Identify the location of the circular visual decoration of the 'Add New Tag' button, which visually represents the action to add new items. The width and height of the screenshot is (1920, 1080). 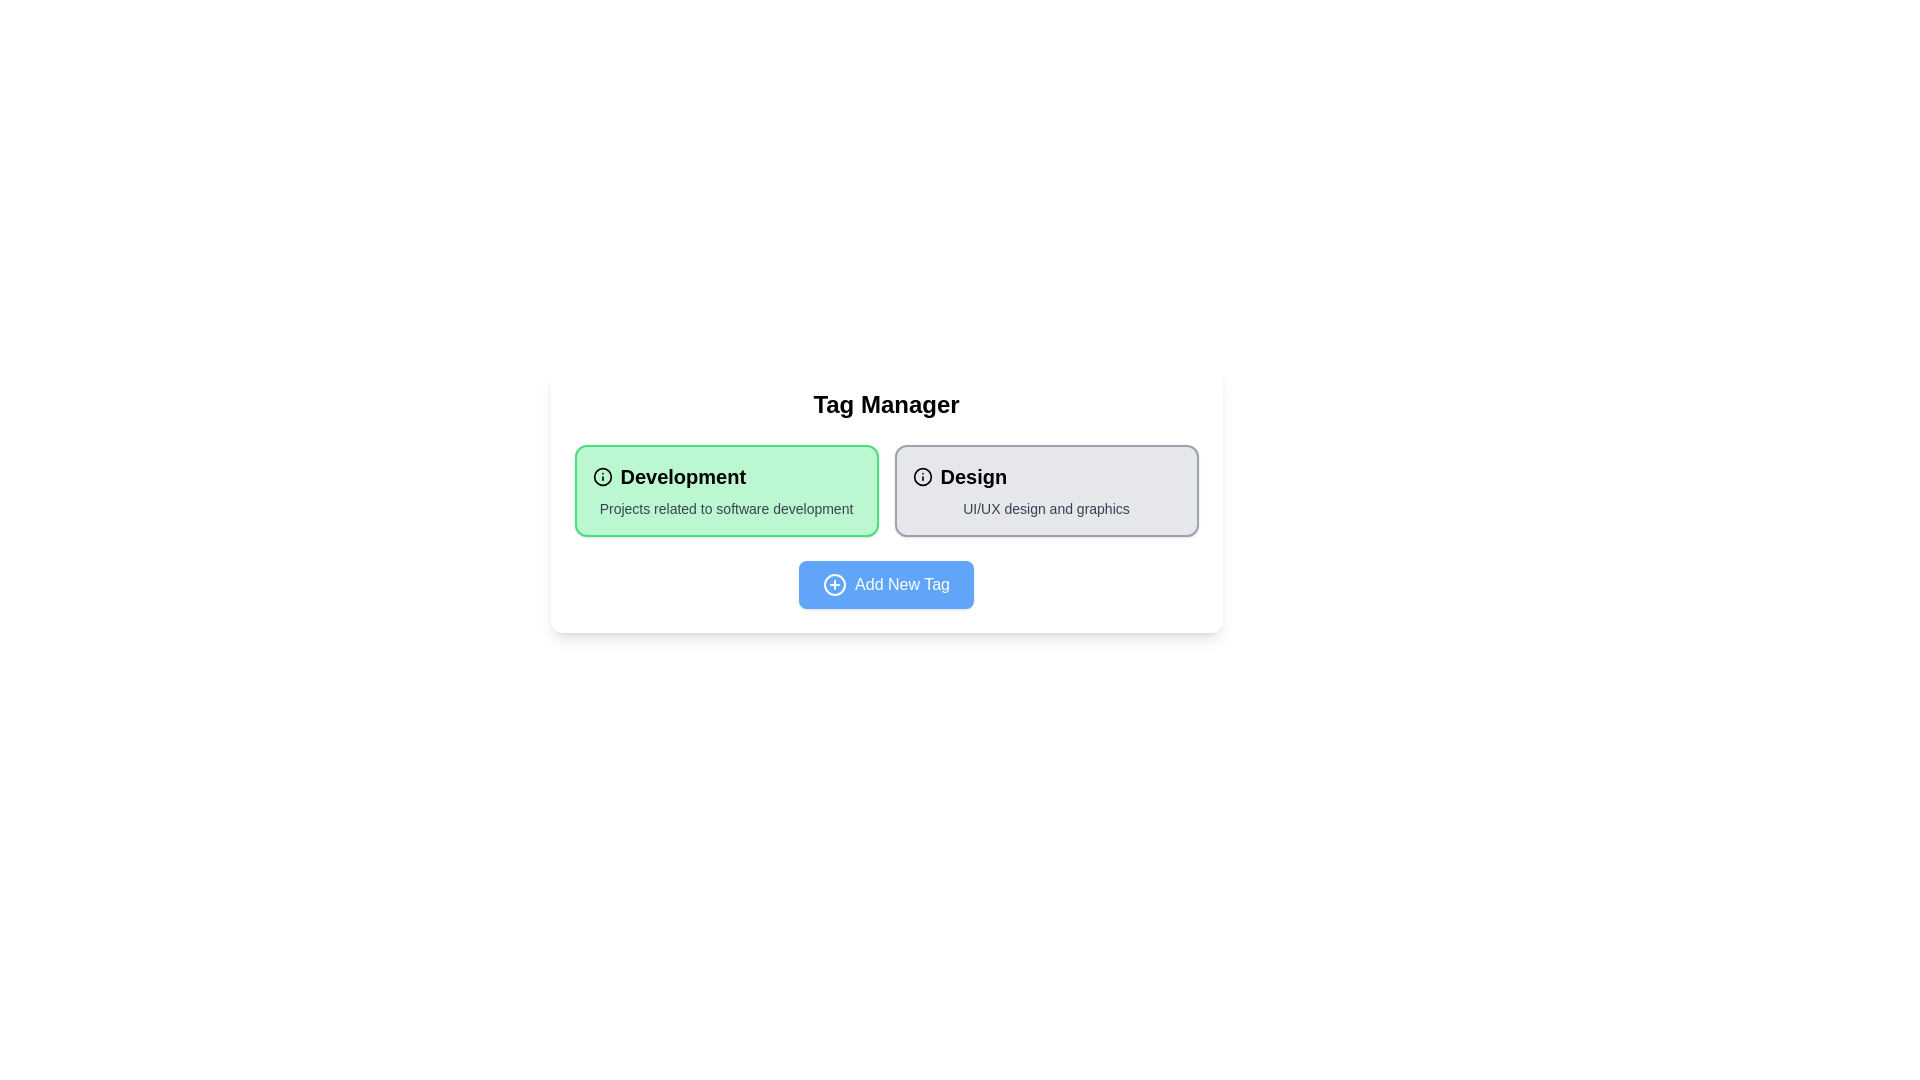
(835, 585).